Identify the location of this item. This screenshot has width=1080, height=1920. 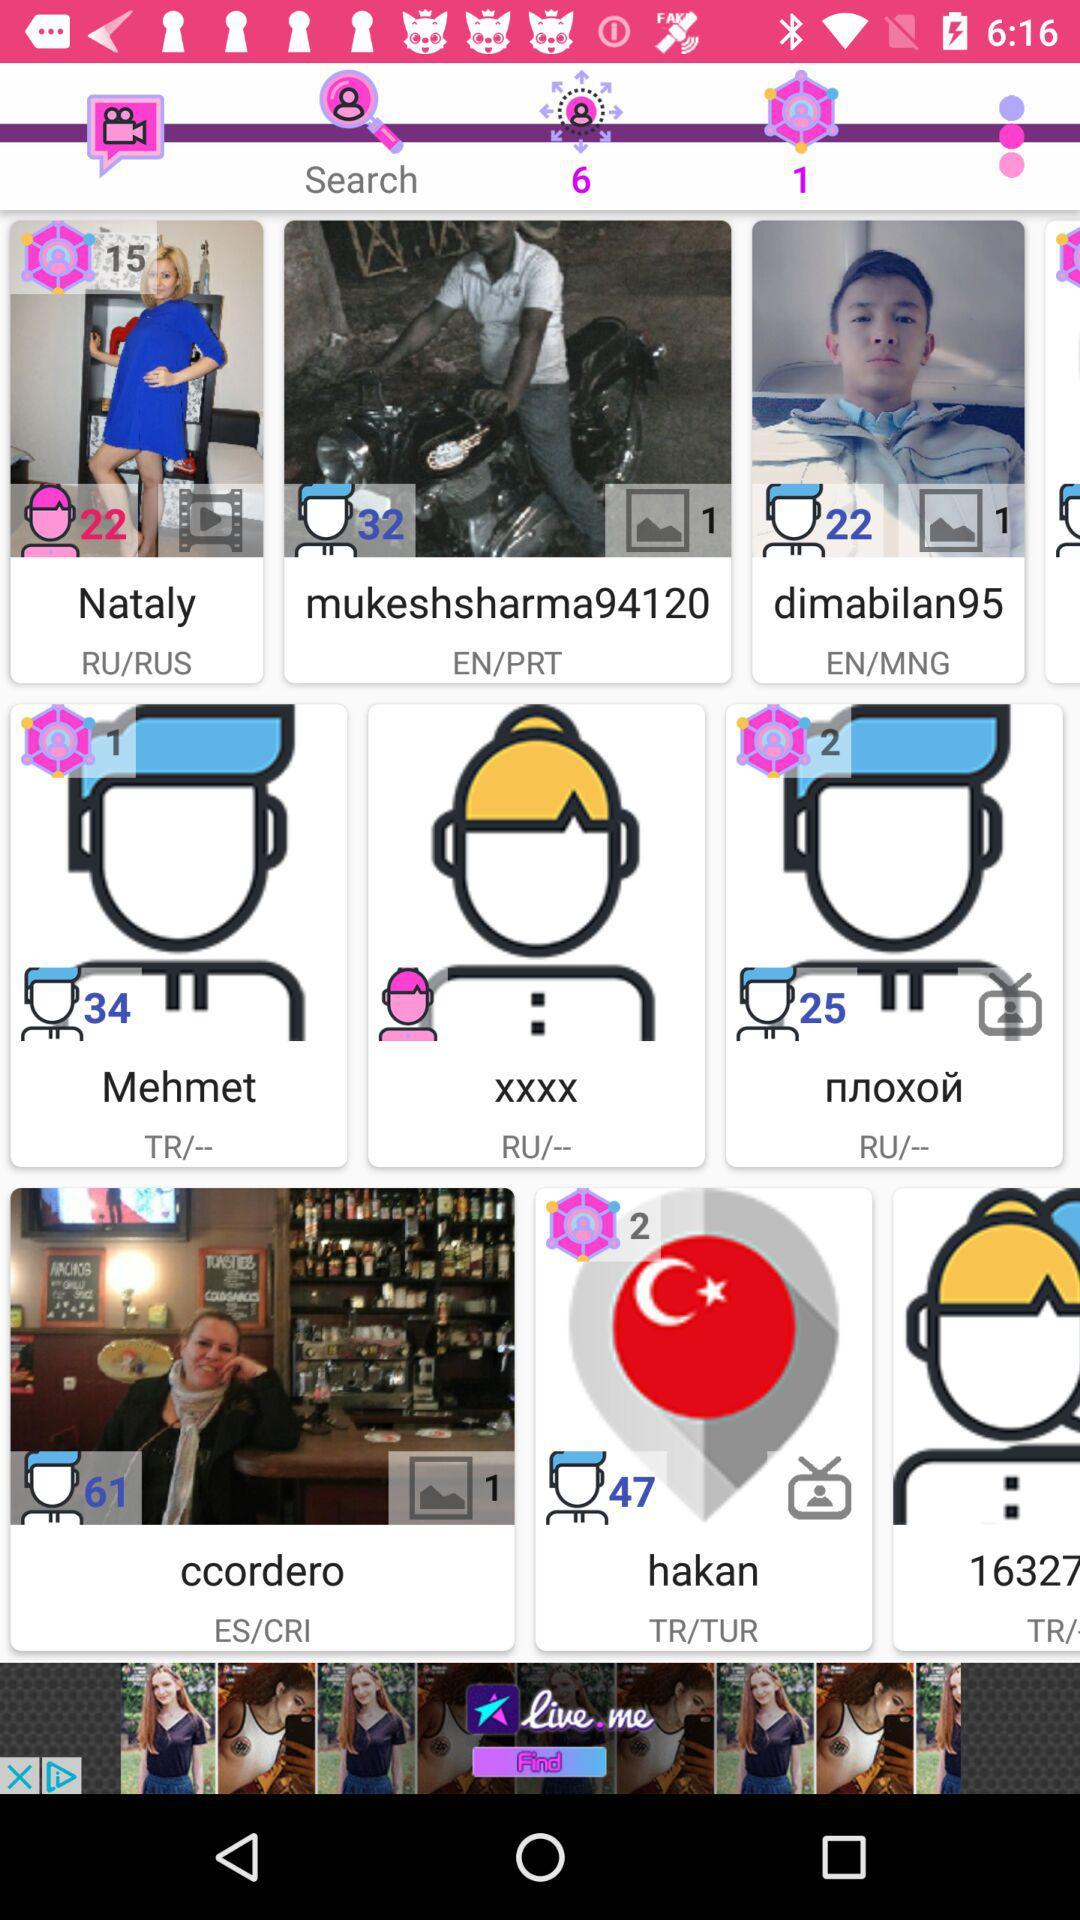
(177, 872).